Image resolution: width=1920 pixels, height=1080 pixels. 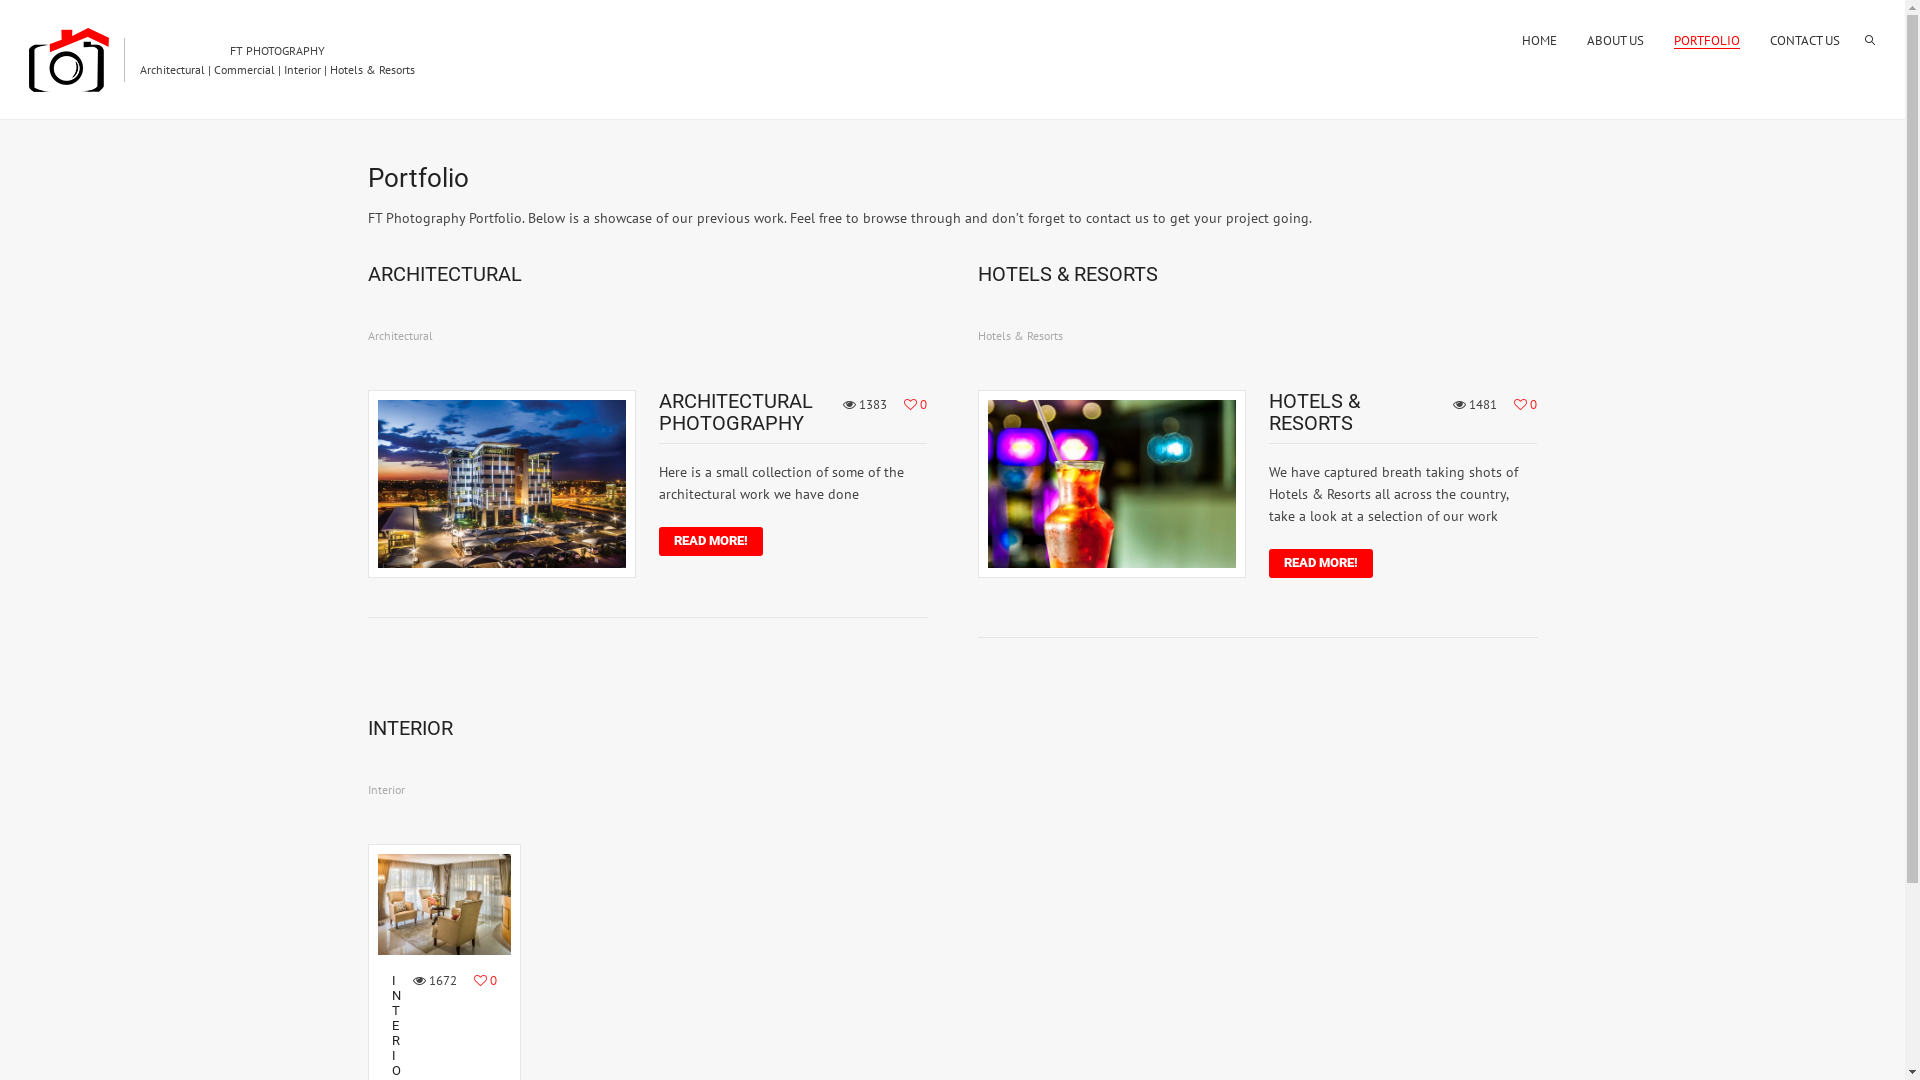 What do you see at coordinates (1020, 334) in the screenshot?
I see `'Hotels & Resorts'` at bounding box center [1020, 334].